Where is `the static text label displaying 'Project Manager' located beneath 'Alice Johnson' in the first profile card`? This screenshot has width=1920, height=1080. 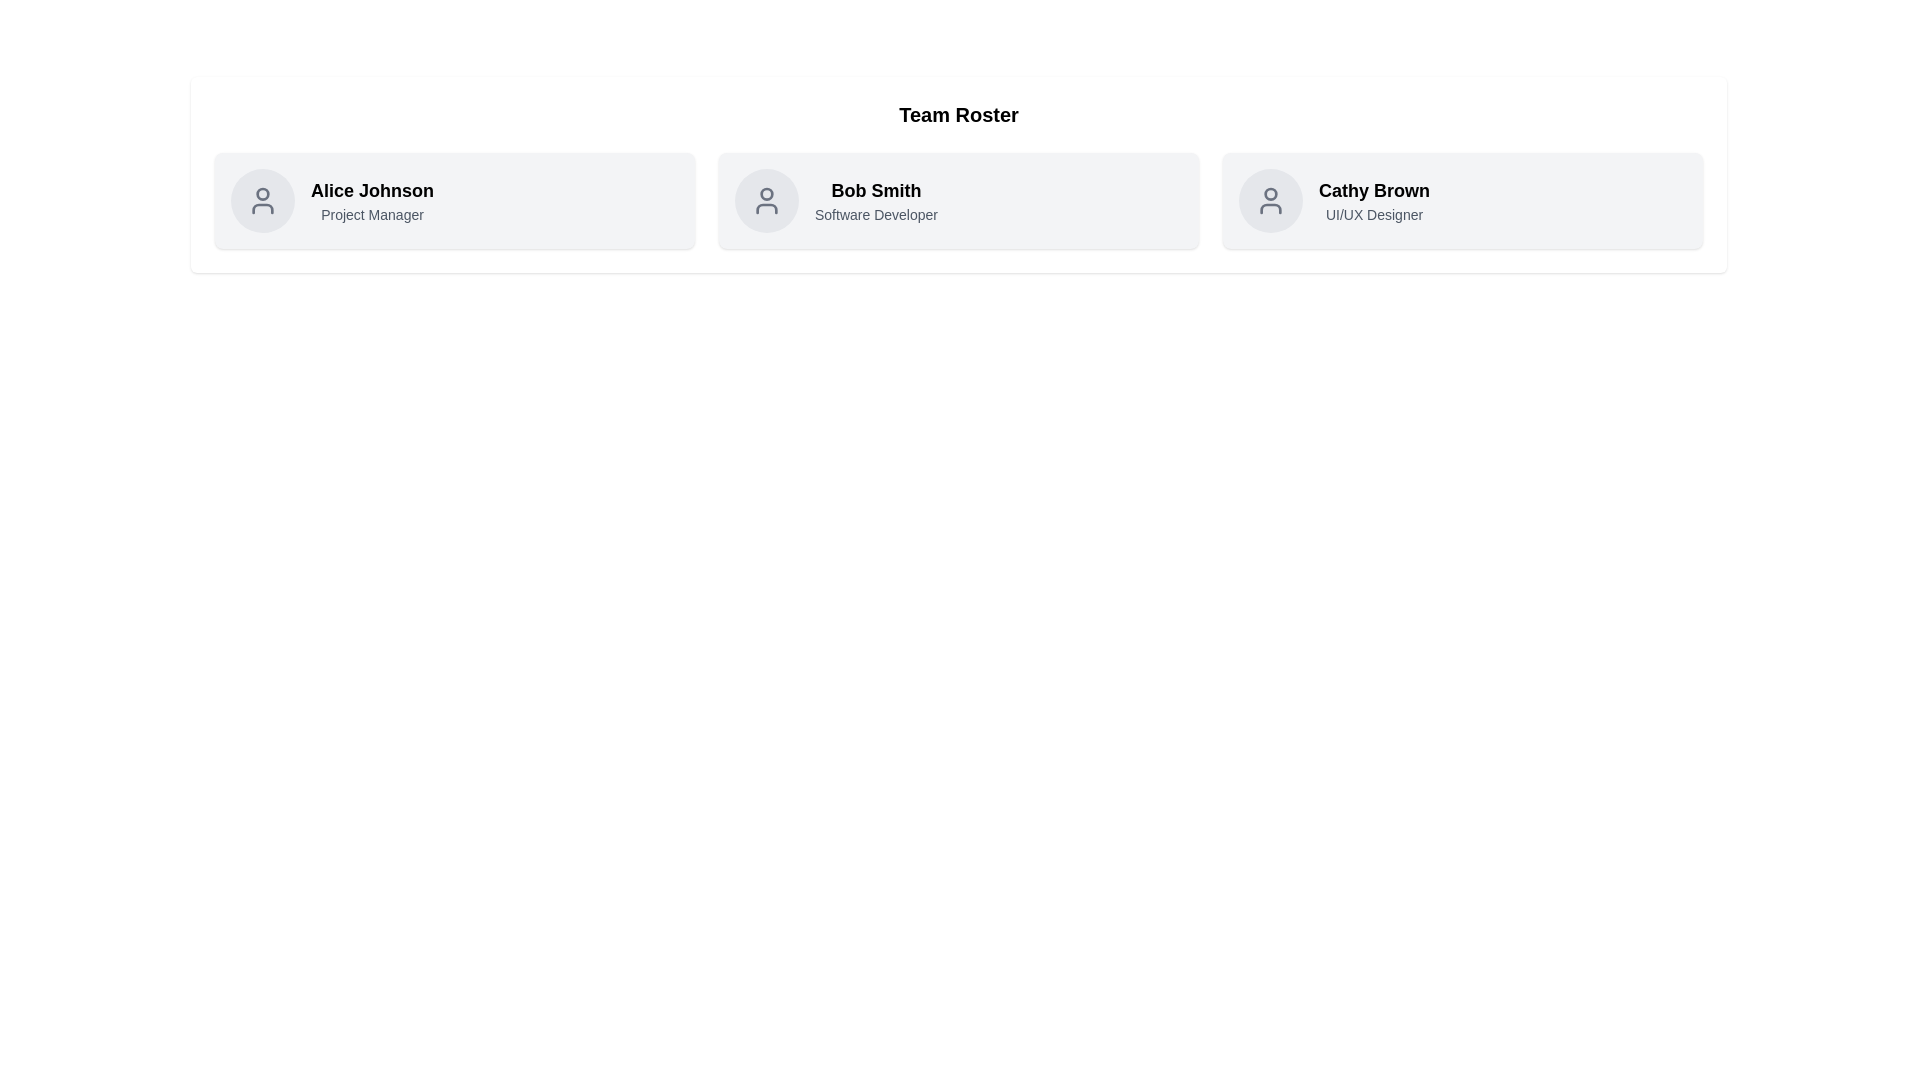
the static text label displaying 'Project Manager' located beneath 'Alice Johnson' in the first profile card is located at coordinates (372, 215).